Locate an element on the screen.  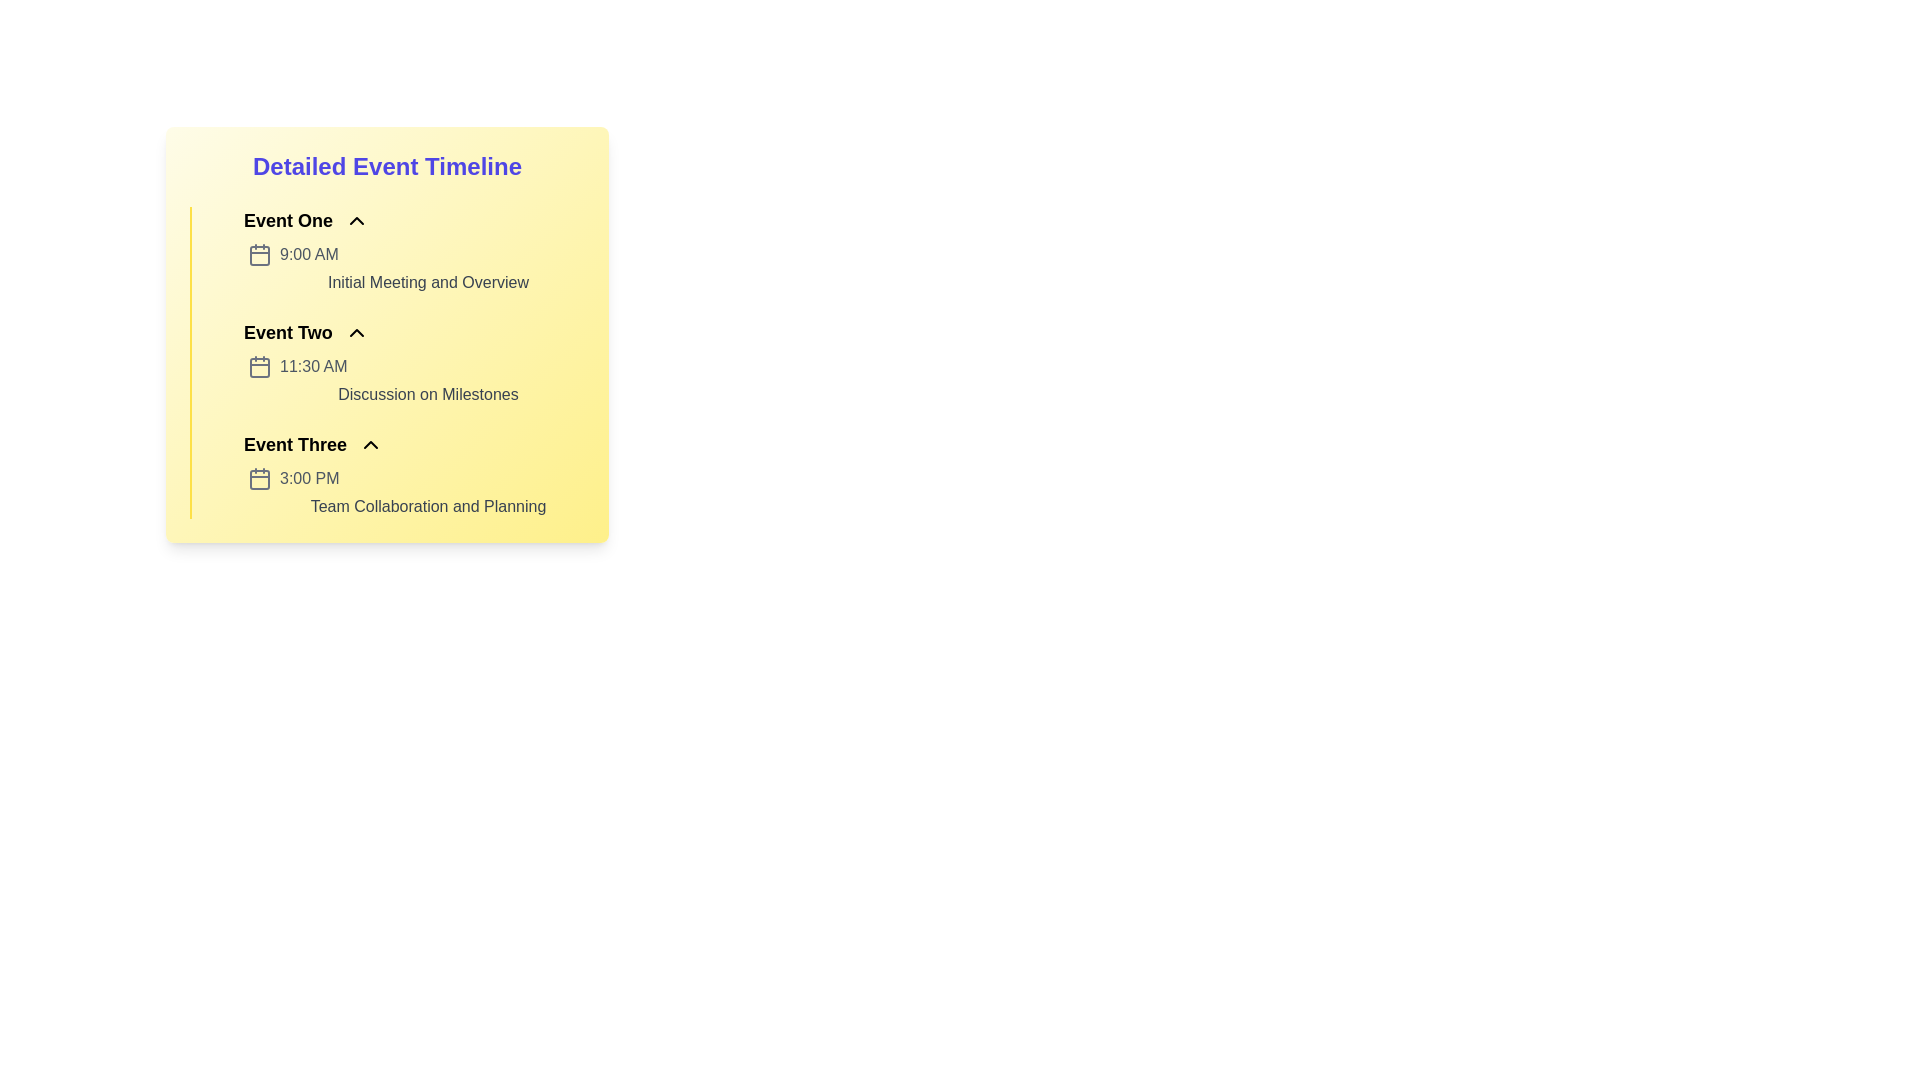
the calendar icon located in the second event block titled 'Event Two', which serves as a visual indicator for event details, positioned to the left of the timestamp '11:30 AM' is located at coordinates (258, 367).